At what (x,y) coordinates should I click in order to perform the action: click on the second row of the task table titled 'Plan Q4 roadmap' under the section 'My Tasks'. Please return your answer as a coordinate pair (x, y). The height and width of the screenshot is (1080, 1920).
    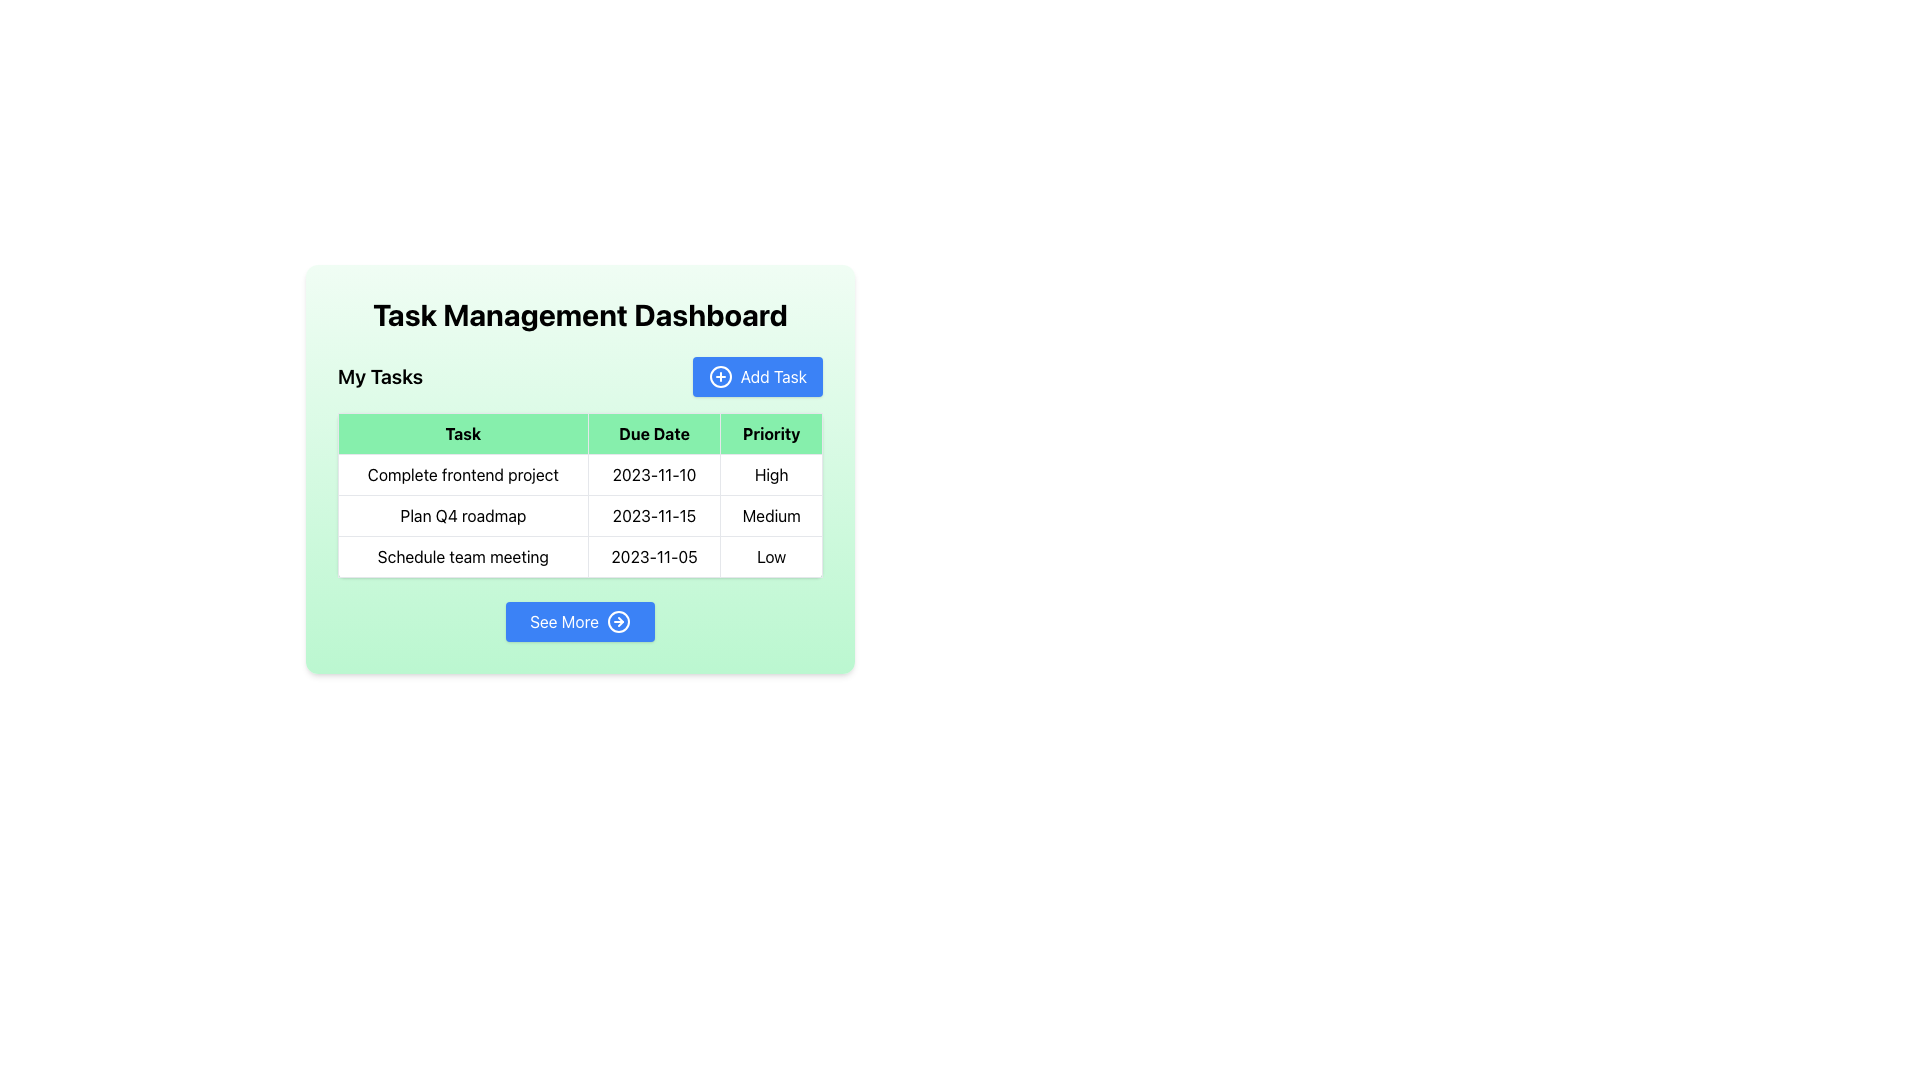
    Looking at the image, I should click on (579, 515).